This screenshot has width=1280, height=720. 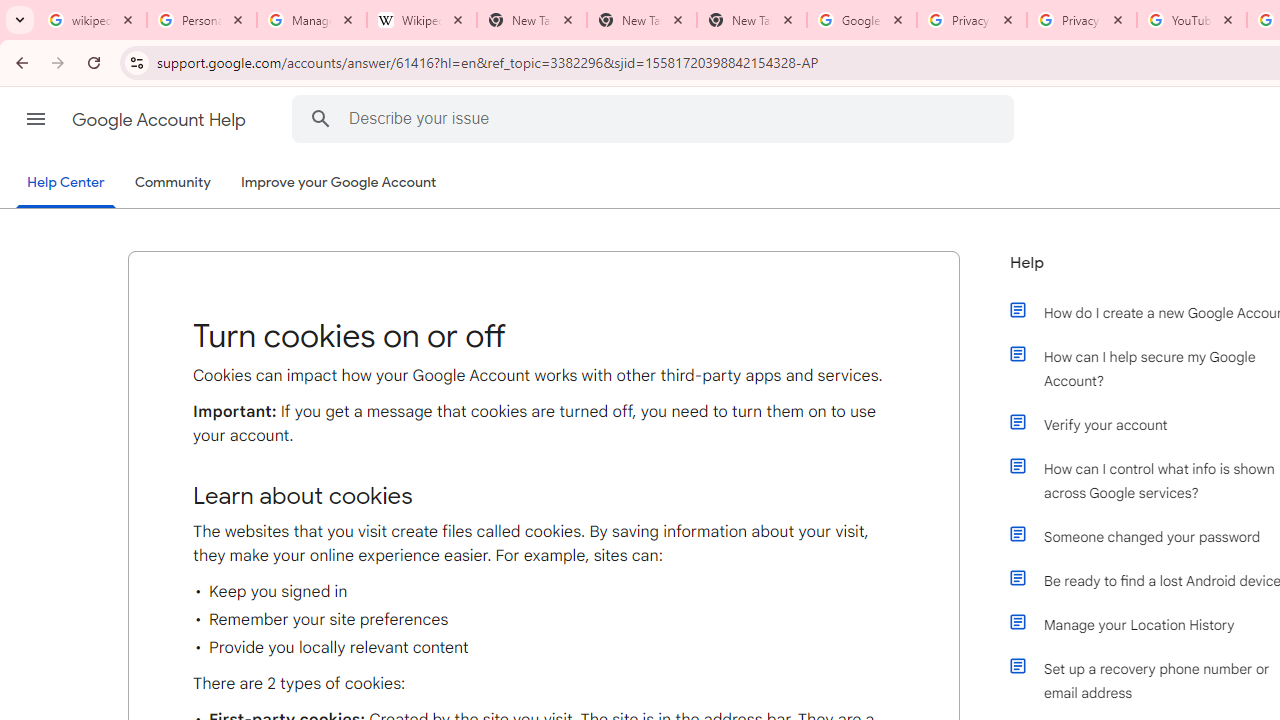 What do you see at coordinates (421, 20) in the screenshot?
I see `'Wikipedia:Edit requests - Wikipedia'` at bounding box center [421, 20].